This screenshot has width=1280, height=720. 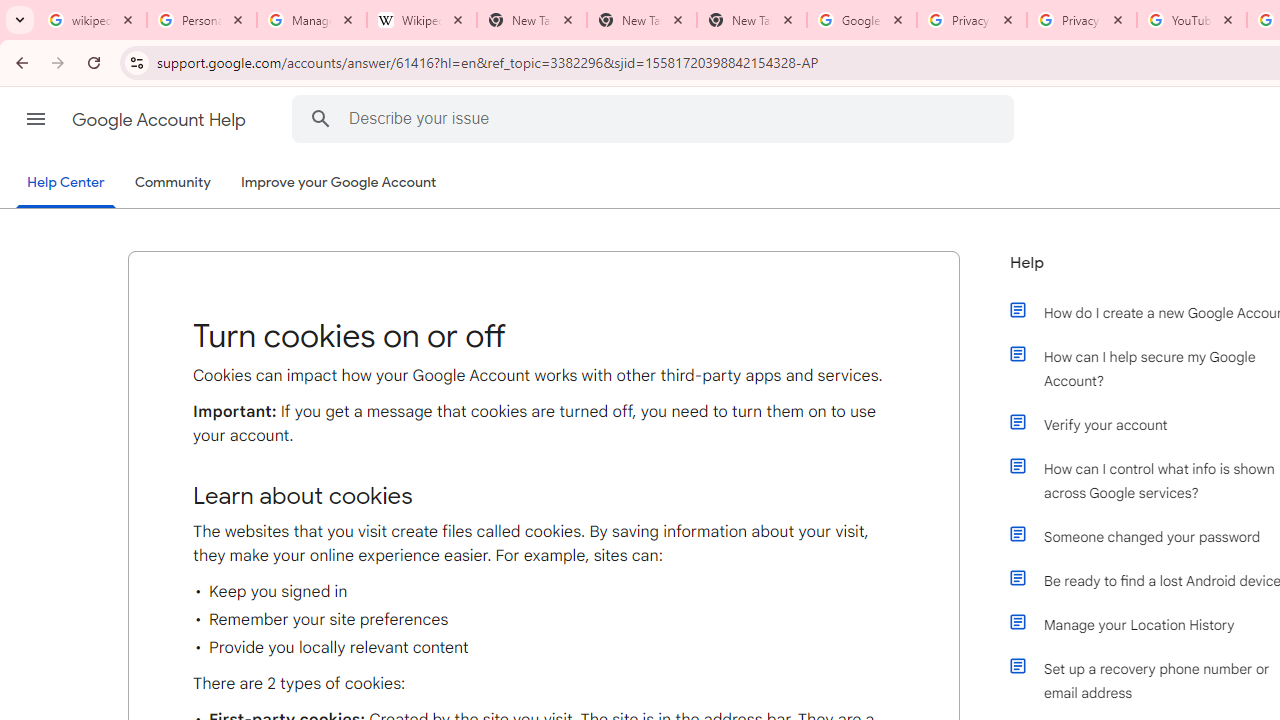 What do you see at coordinates (421, 20) in the screenshot?
I see `'Wikipedia:Edit requests - Wikipedia'` at bounding box center [421, 20].